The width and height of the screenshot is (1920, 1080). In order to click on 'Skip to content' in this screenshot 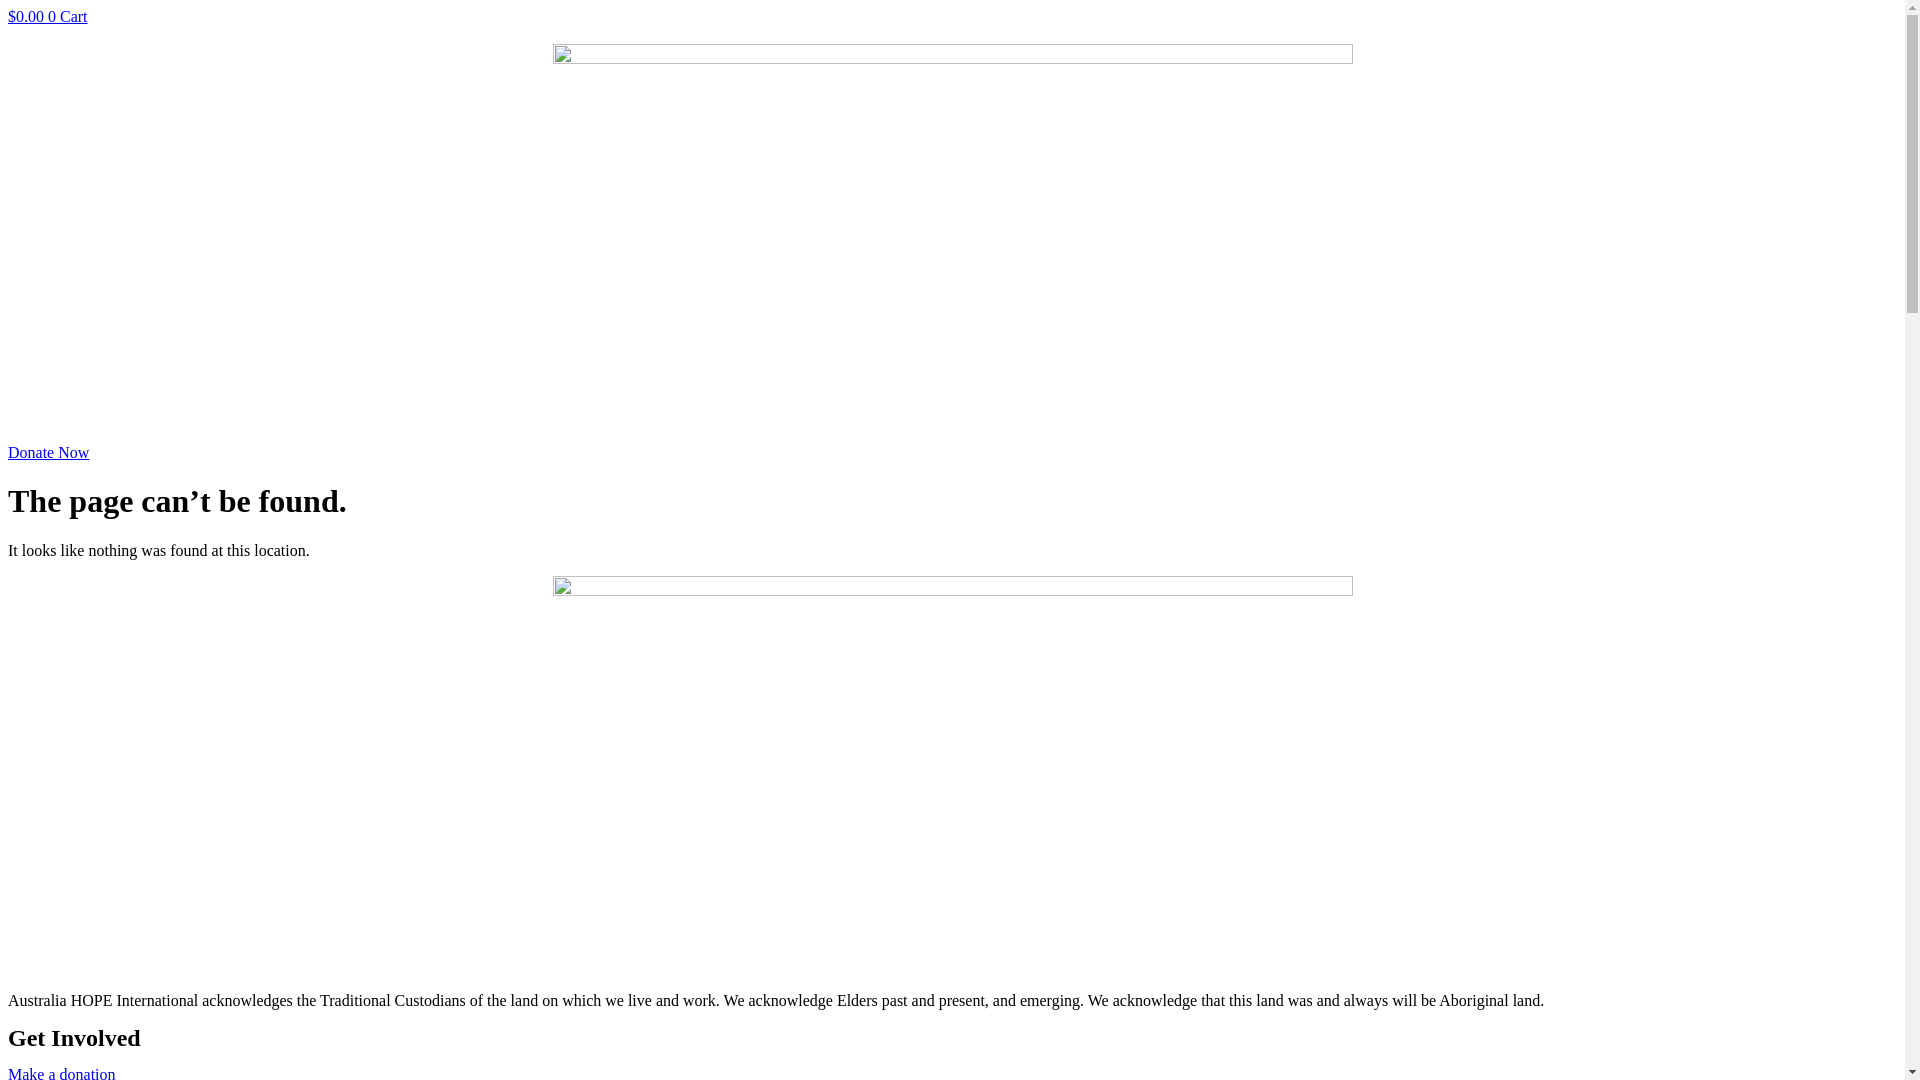, I will do `click(7, 7)`.